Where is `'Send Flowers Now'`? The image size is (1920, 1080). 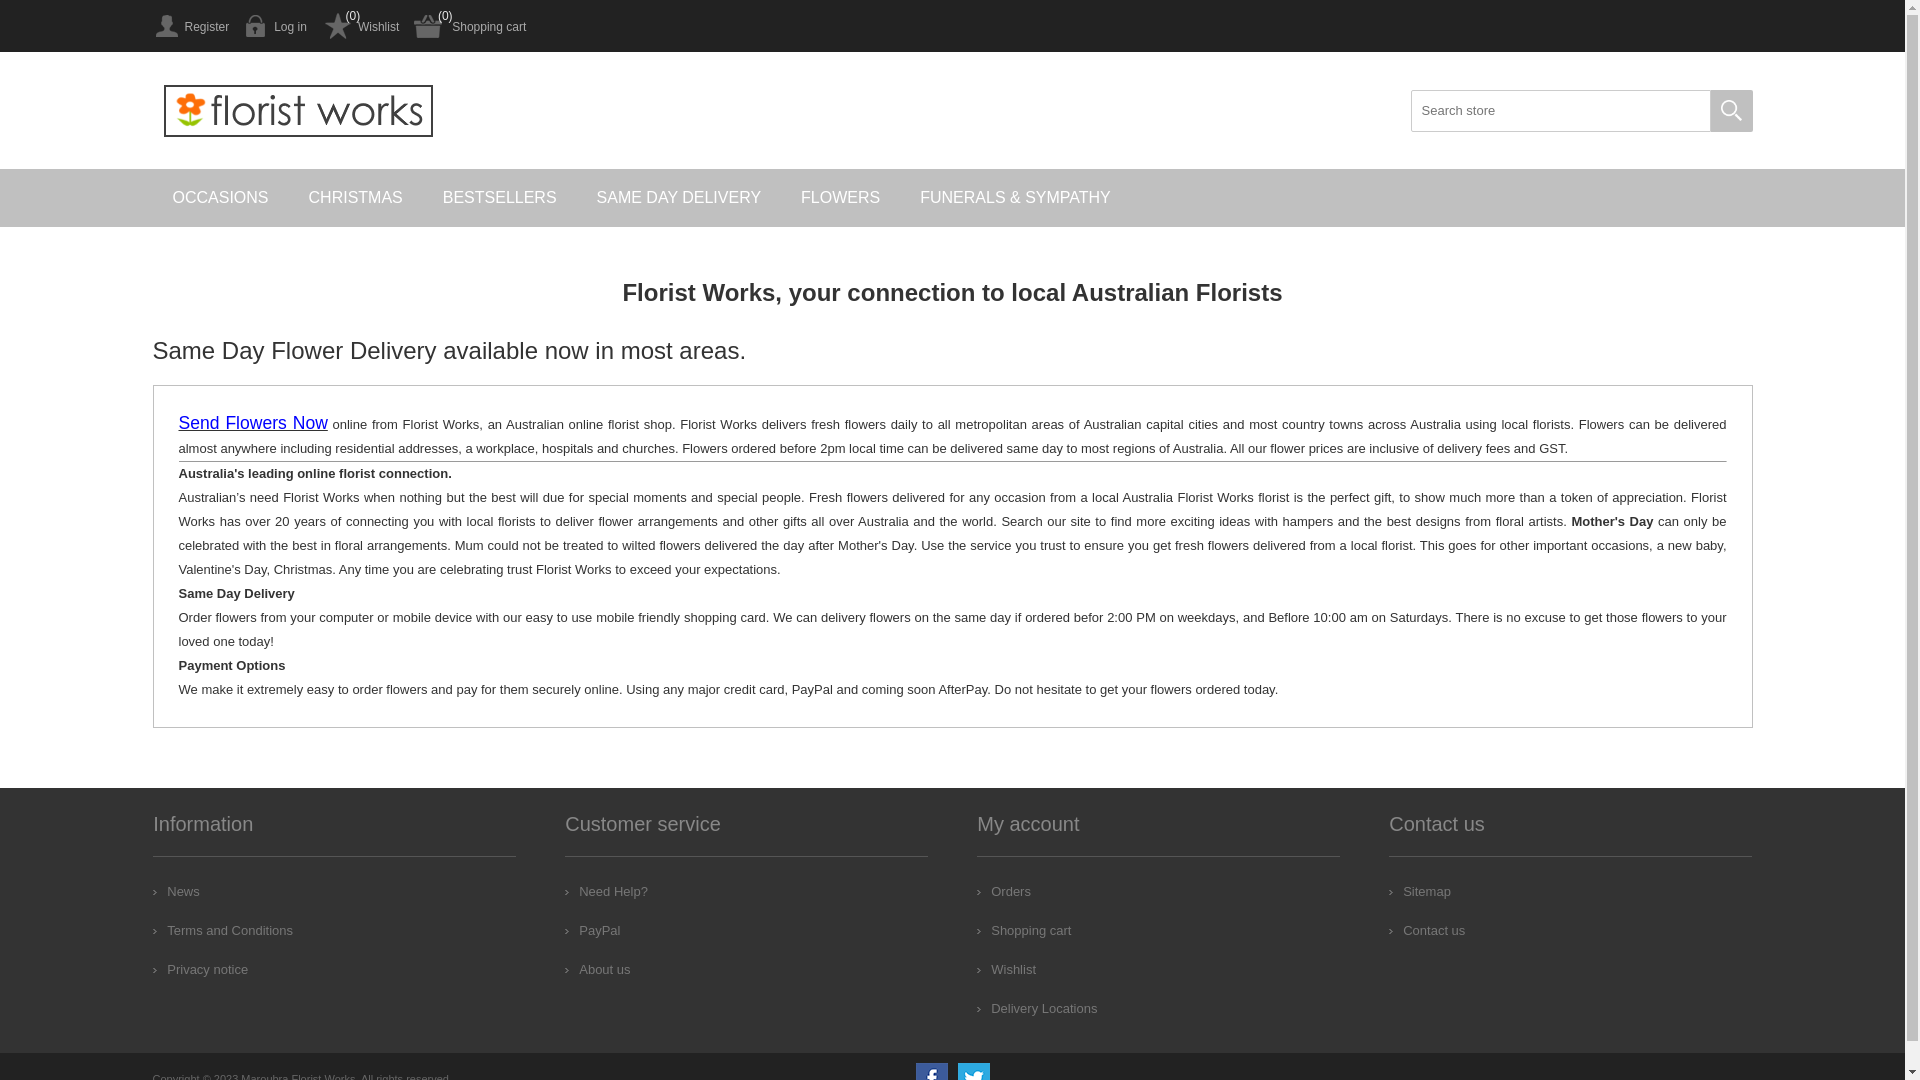
'Send Flowers Now' is located at coordinates (177, 423).